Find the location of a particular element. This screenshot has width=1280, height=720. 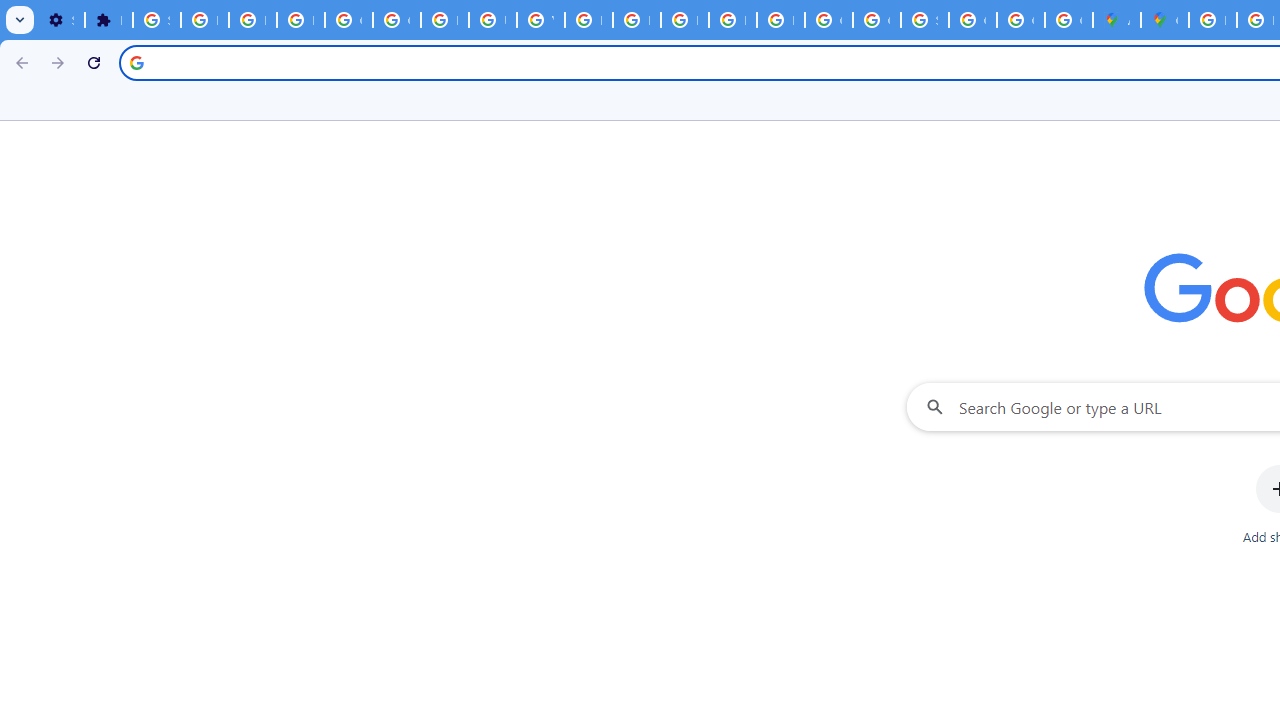

'Extensions' is located at coordinates (107, 20).